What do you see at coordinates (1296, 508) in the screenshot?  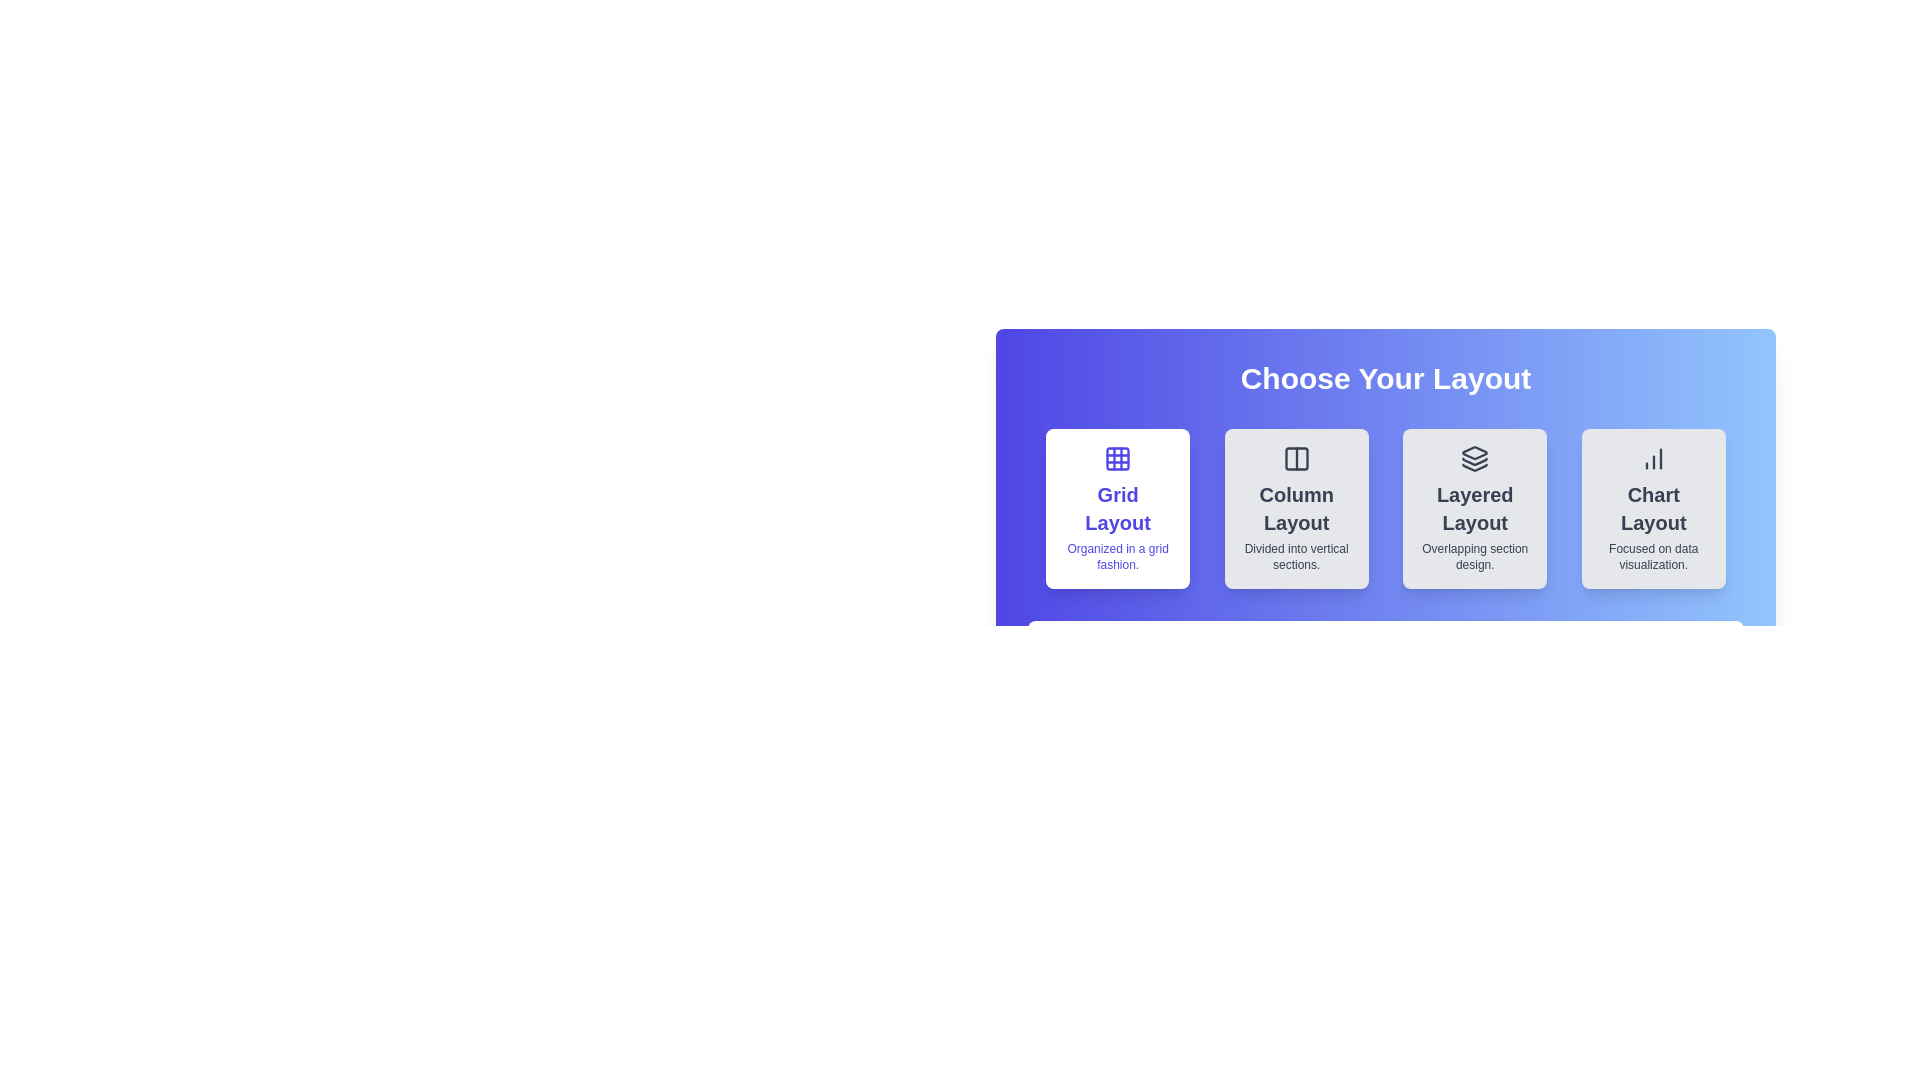 I see `the layout button corresponding to Column Layout` at bounding box center [1296, 508].